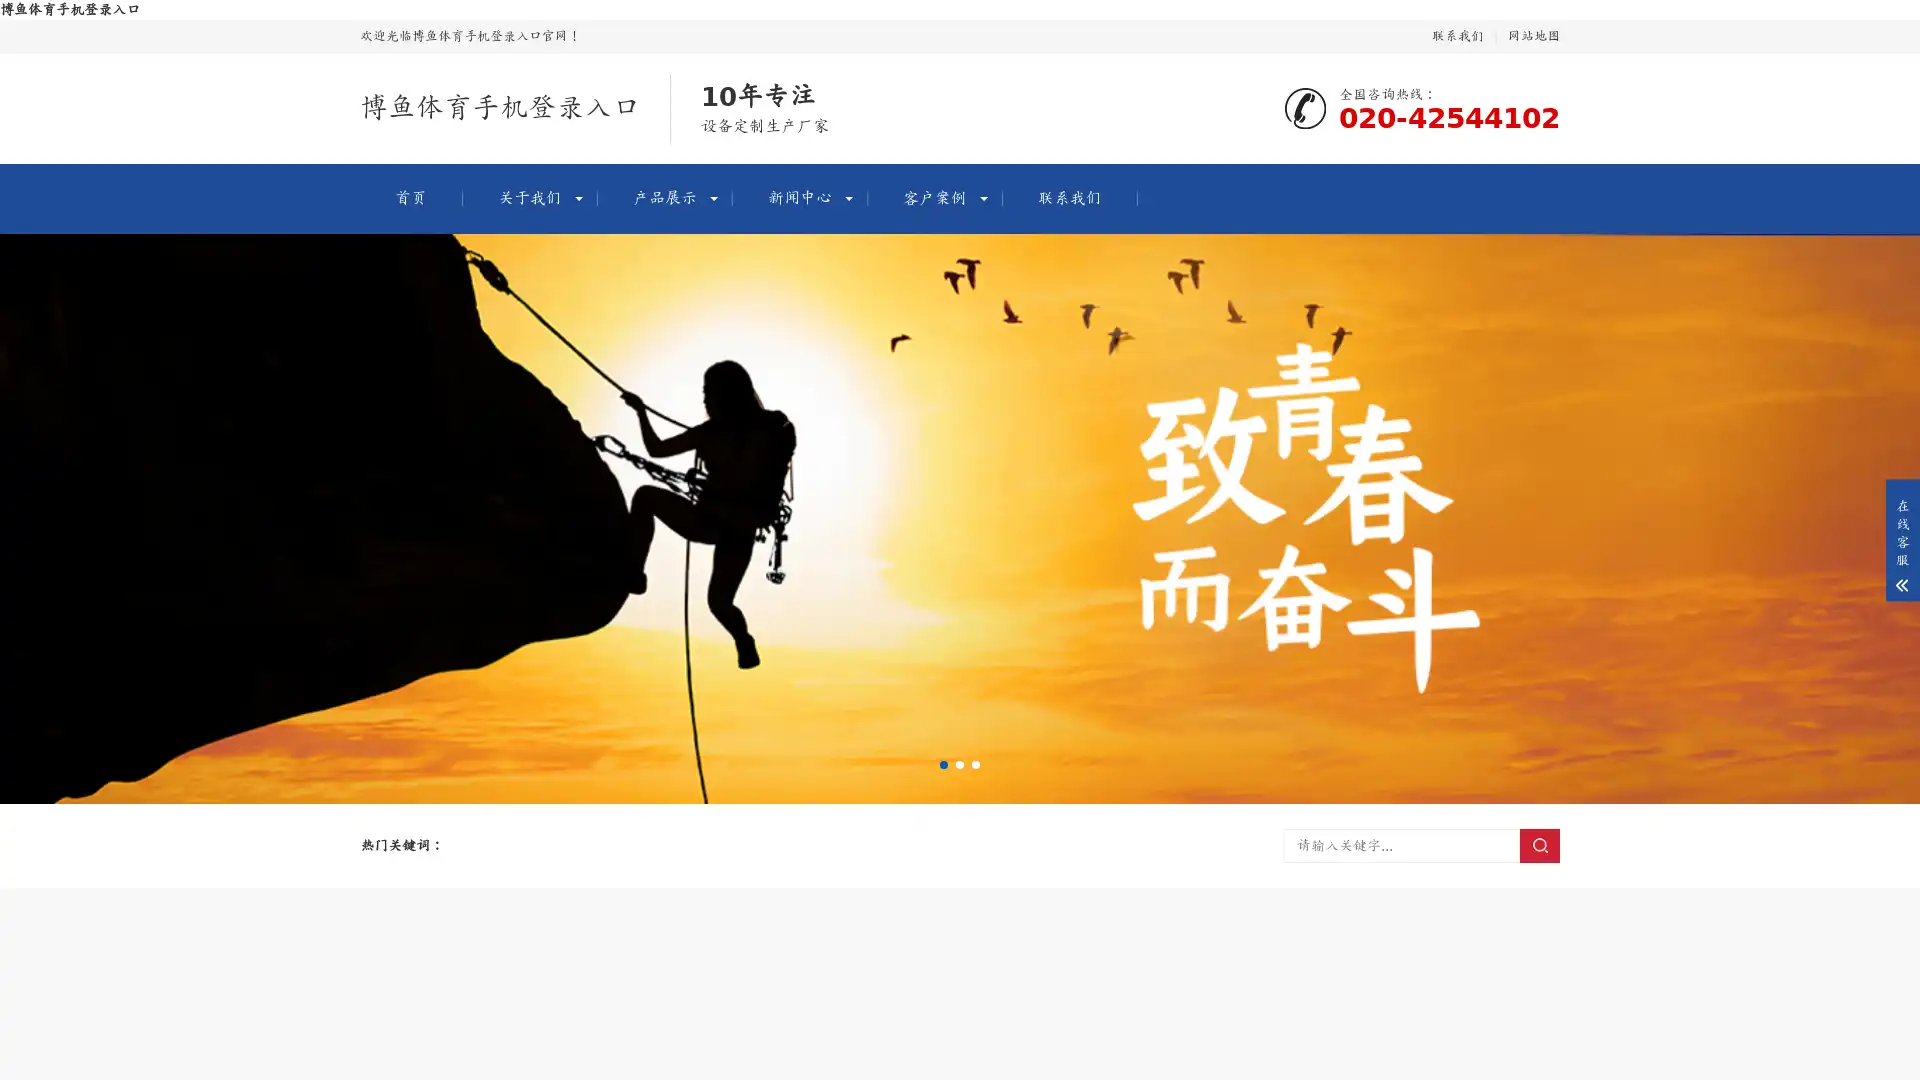 The width and height of the screenshot is (1920, 1080). I want to click on Go to slide 2, so click(960, 764).